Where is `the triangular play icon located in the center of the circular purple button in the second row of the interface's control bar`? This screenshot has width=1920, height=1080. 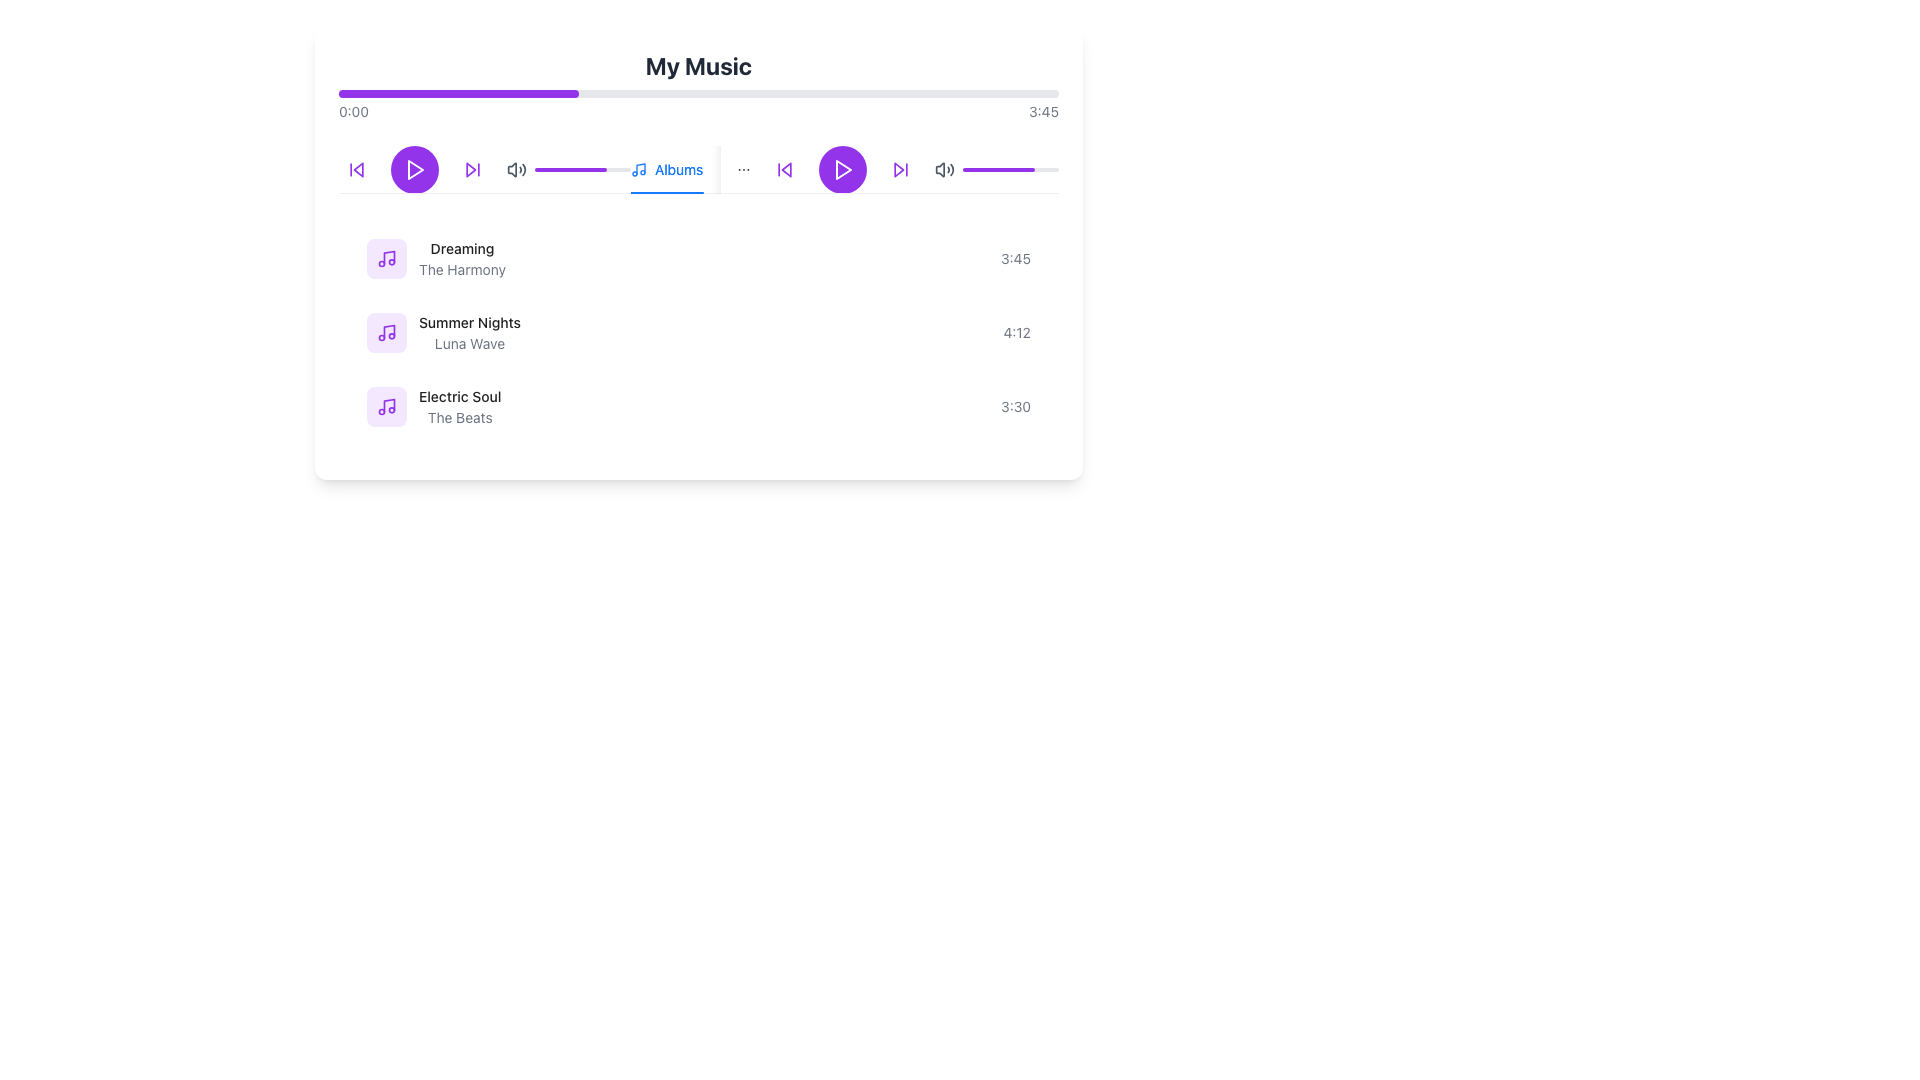
the triangular play icon located in the center of the circular purple button in the second row of the interface's control bar is located at coordinates (843, 168).